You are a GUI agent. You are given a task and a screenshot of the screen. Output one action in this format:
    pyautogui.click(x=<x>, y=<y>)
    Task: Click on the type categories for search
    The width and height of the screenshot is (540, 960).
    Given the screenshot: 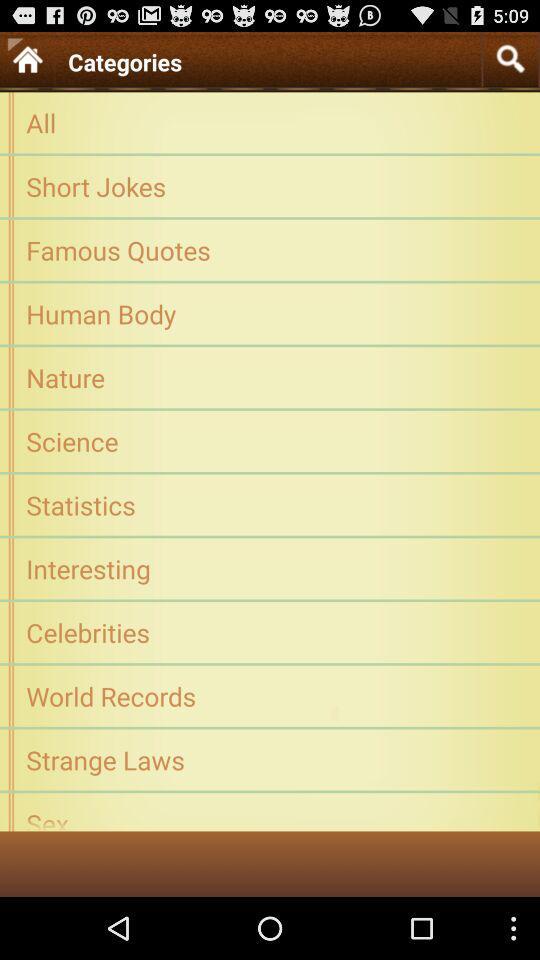 What is the action you would take?
    pyautogui.click(x=510, y=58)
    